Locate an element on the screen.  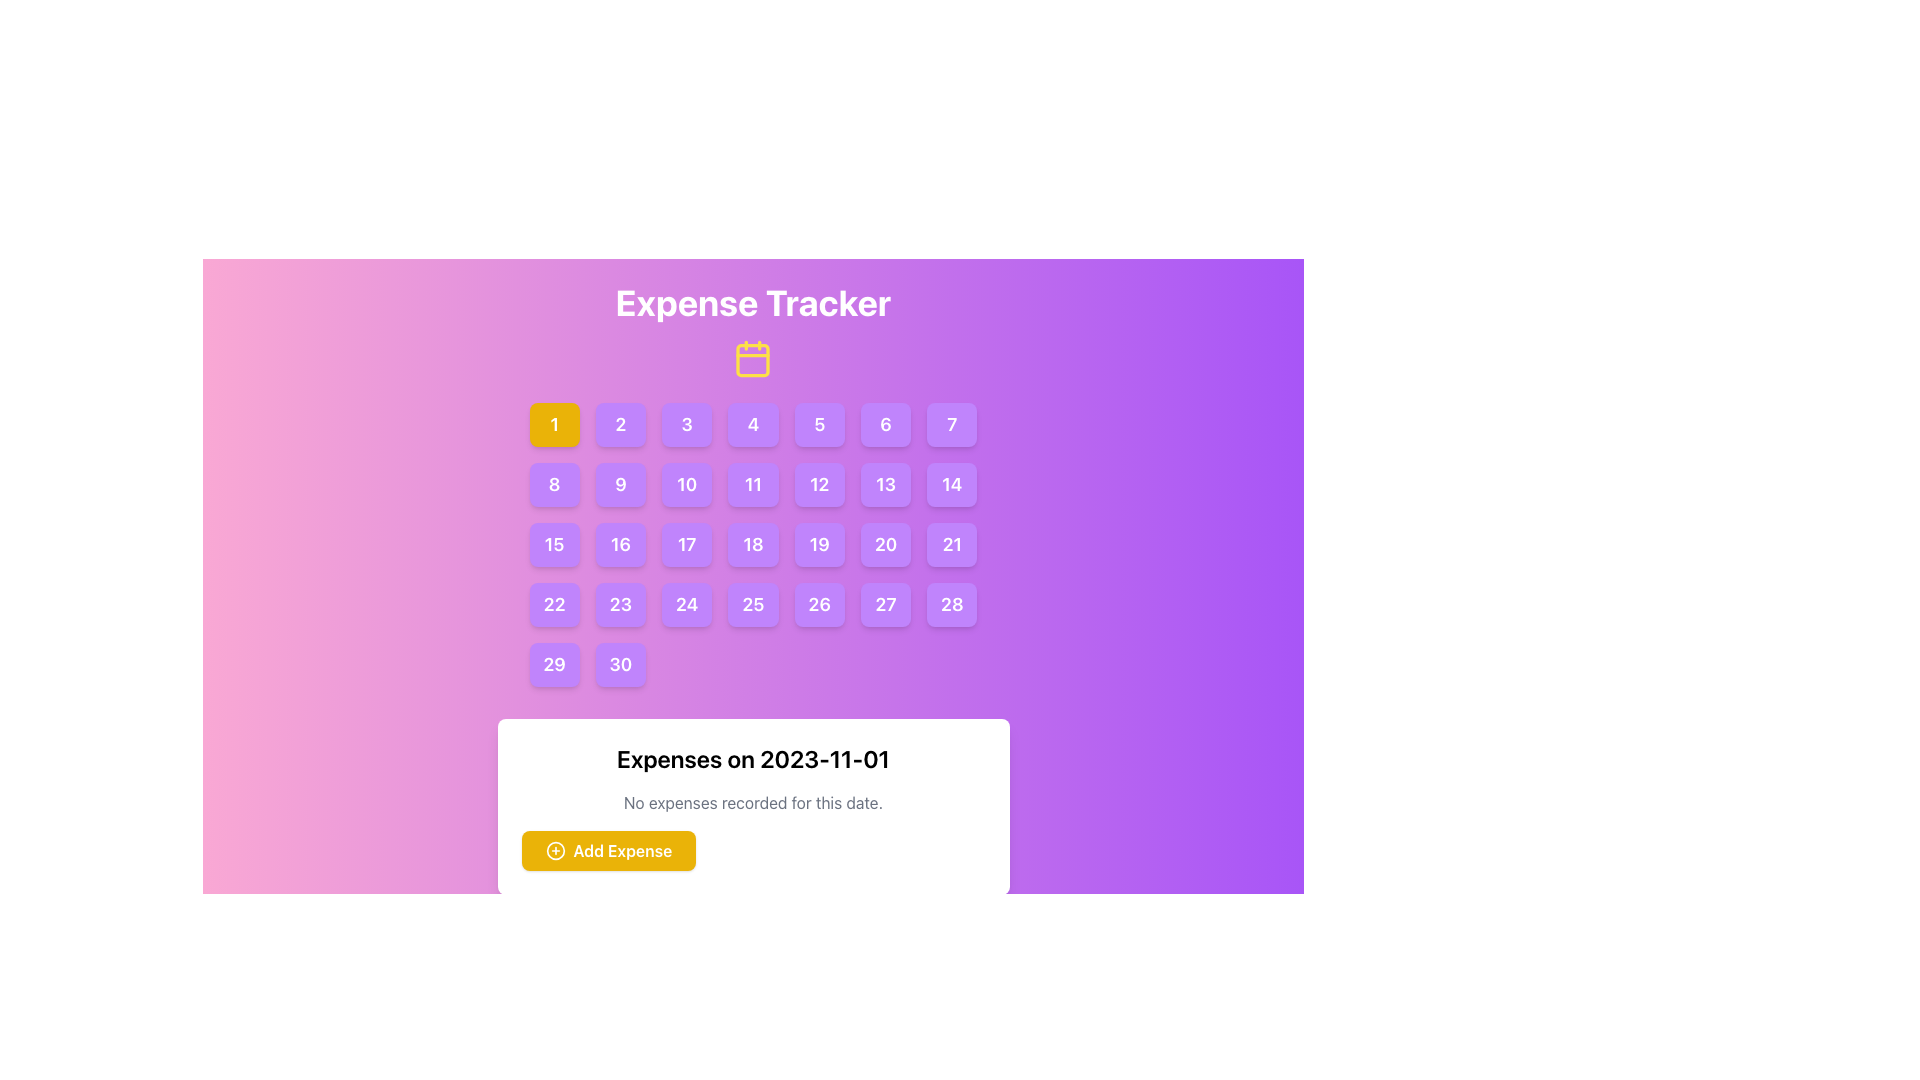
the 28th day button in the calendar grid interface to observe the hover styling effects is located at coordinates (951, 604).